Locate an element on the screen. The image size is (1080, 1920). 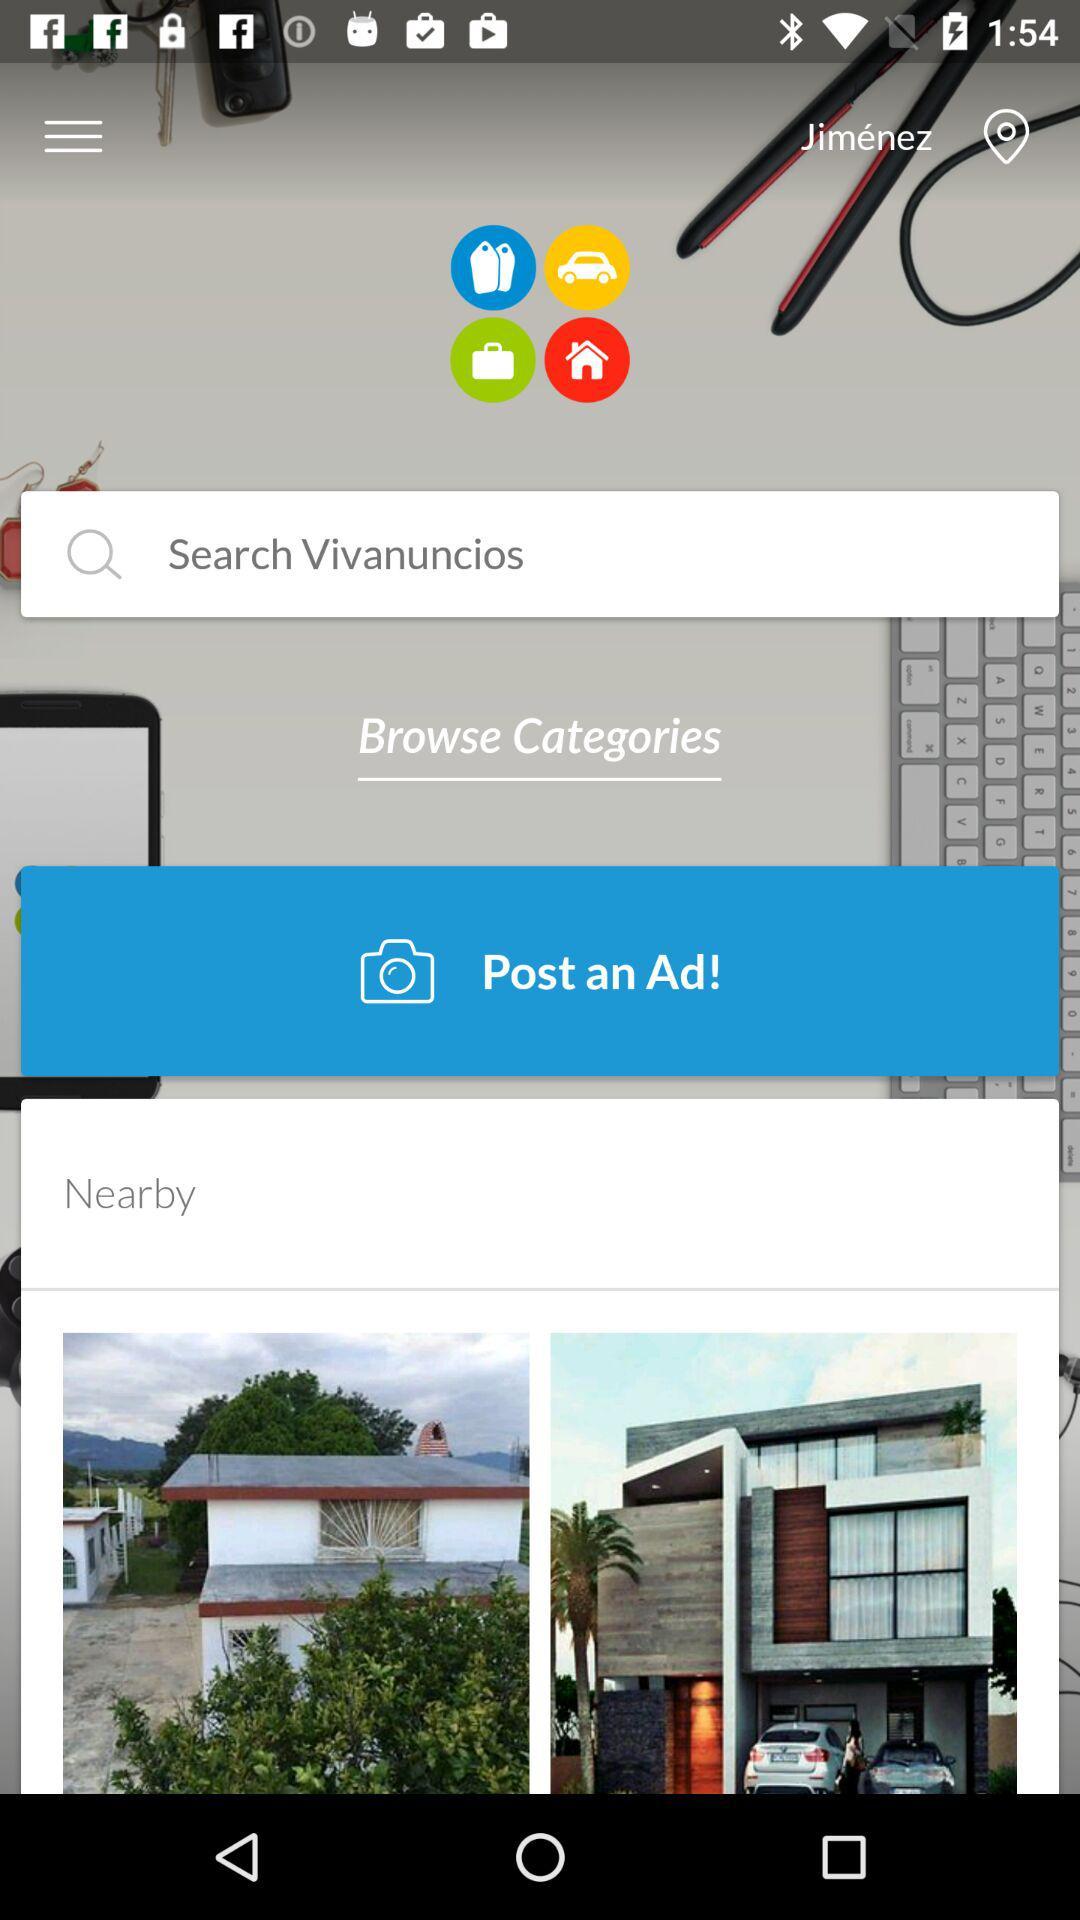
search vivanucios is located at coordinates (571, 554).